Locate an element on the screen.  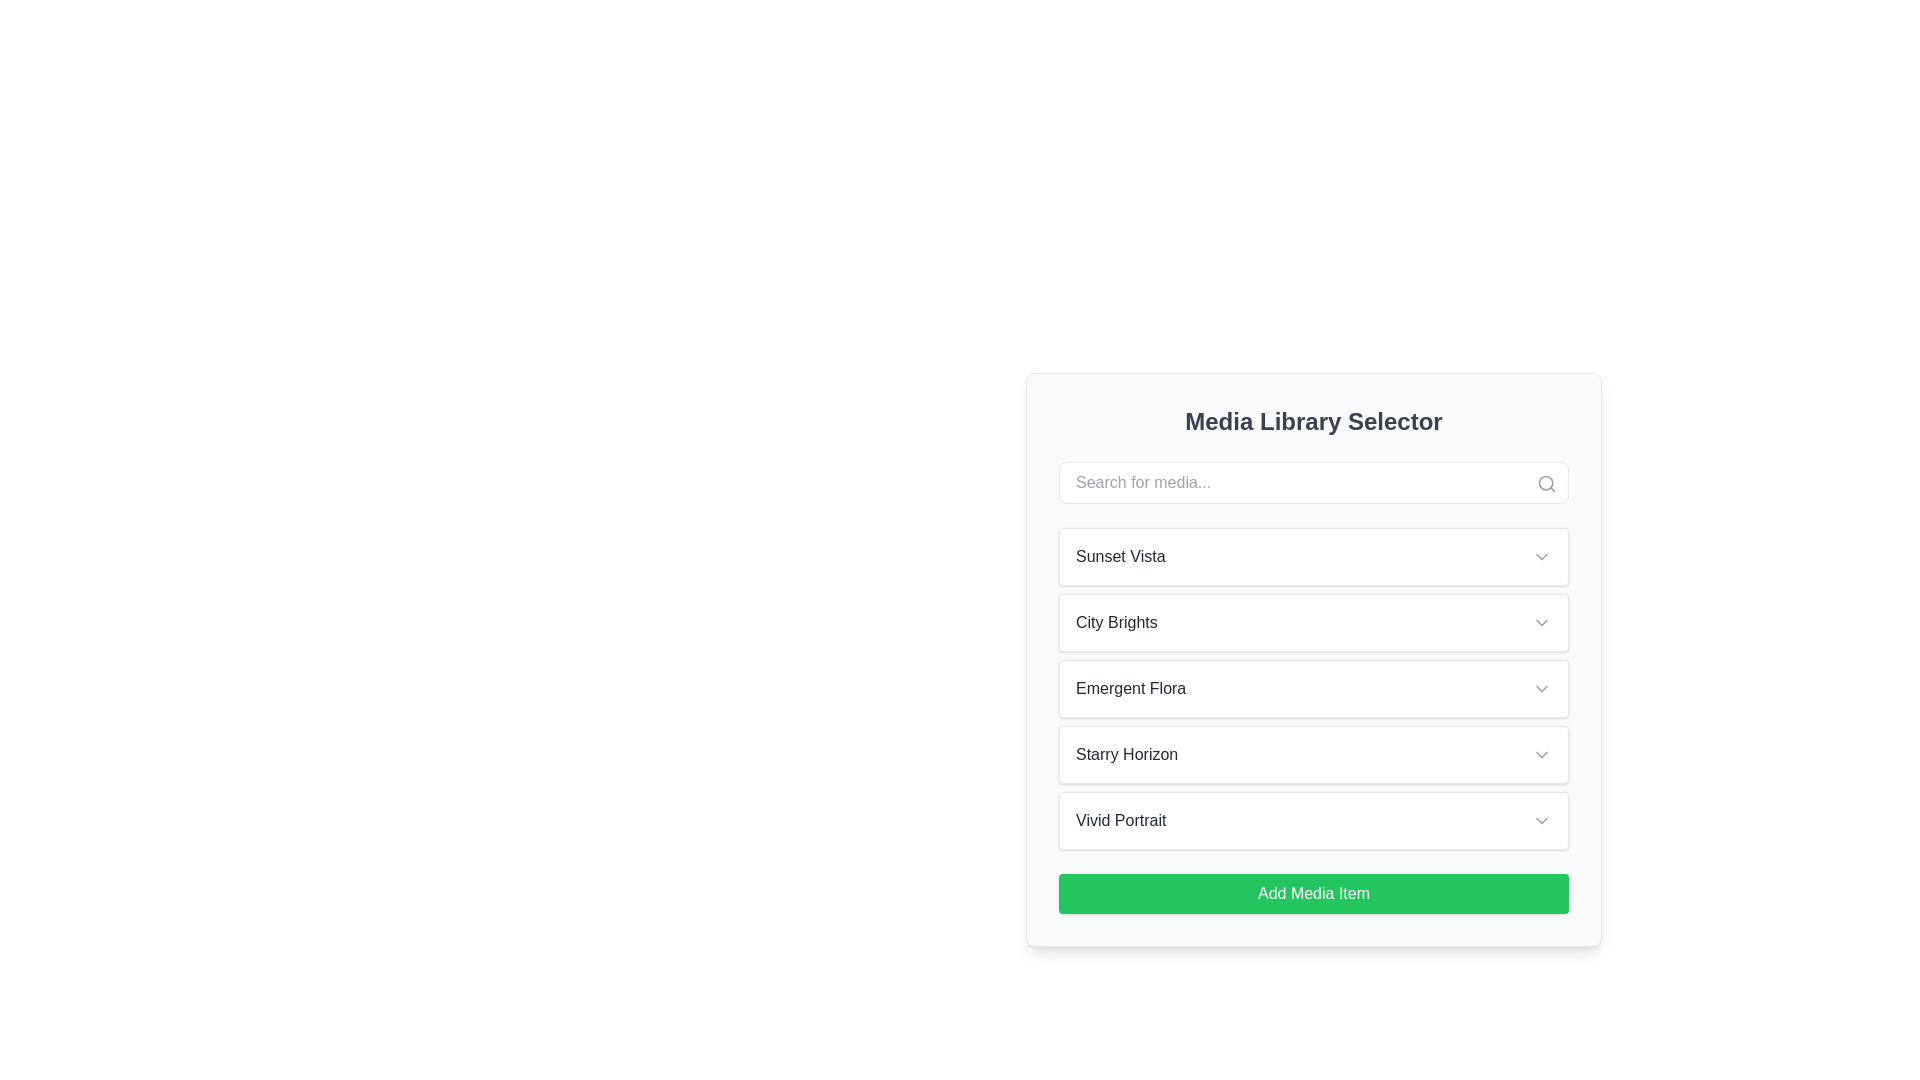
the downward-facing chevron icon, which is gray and located to the right of the 'Starry Horizon' text is located at coordinates (1540, 755).